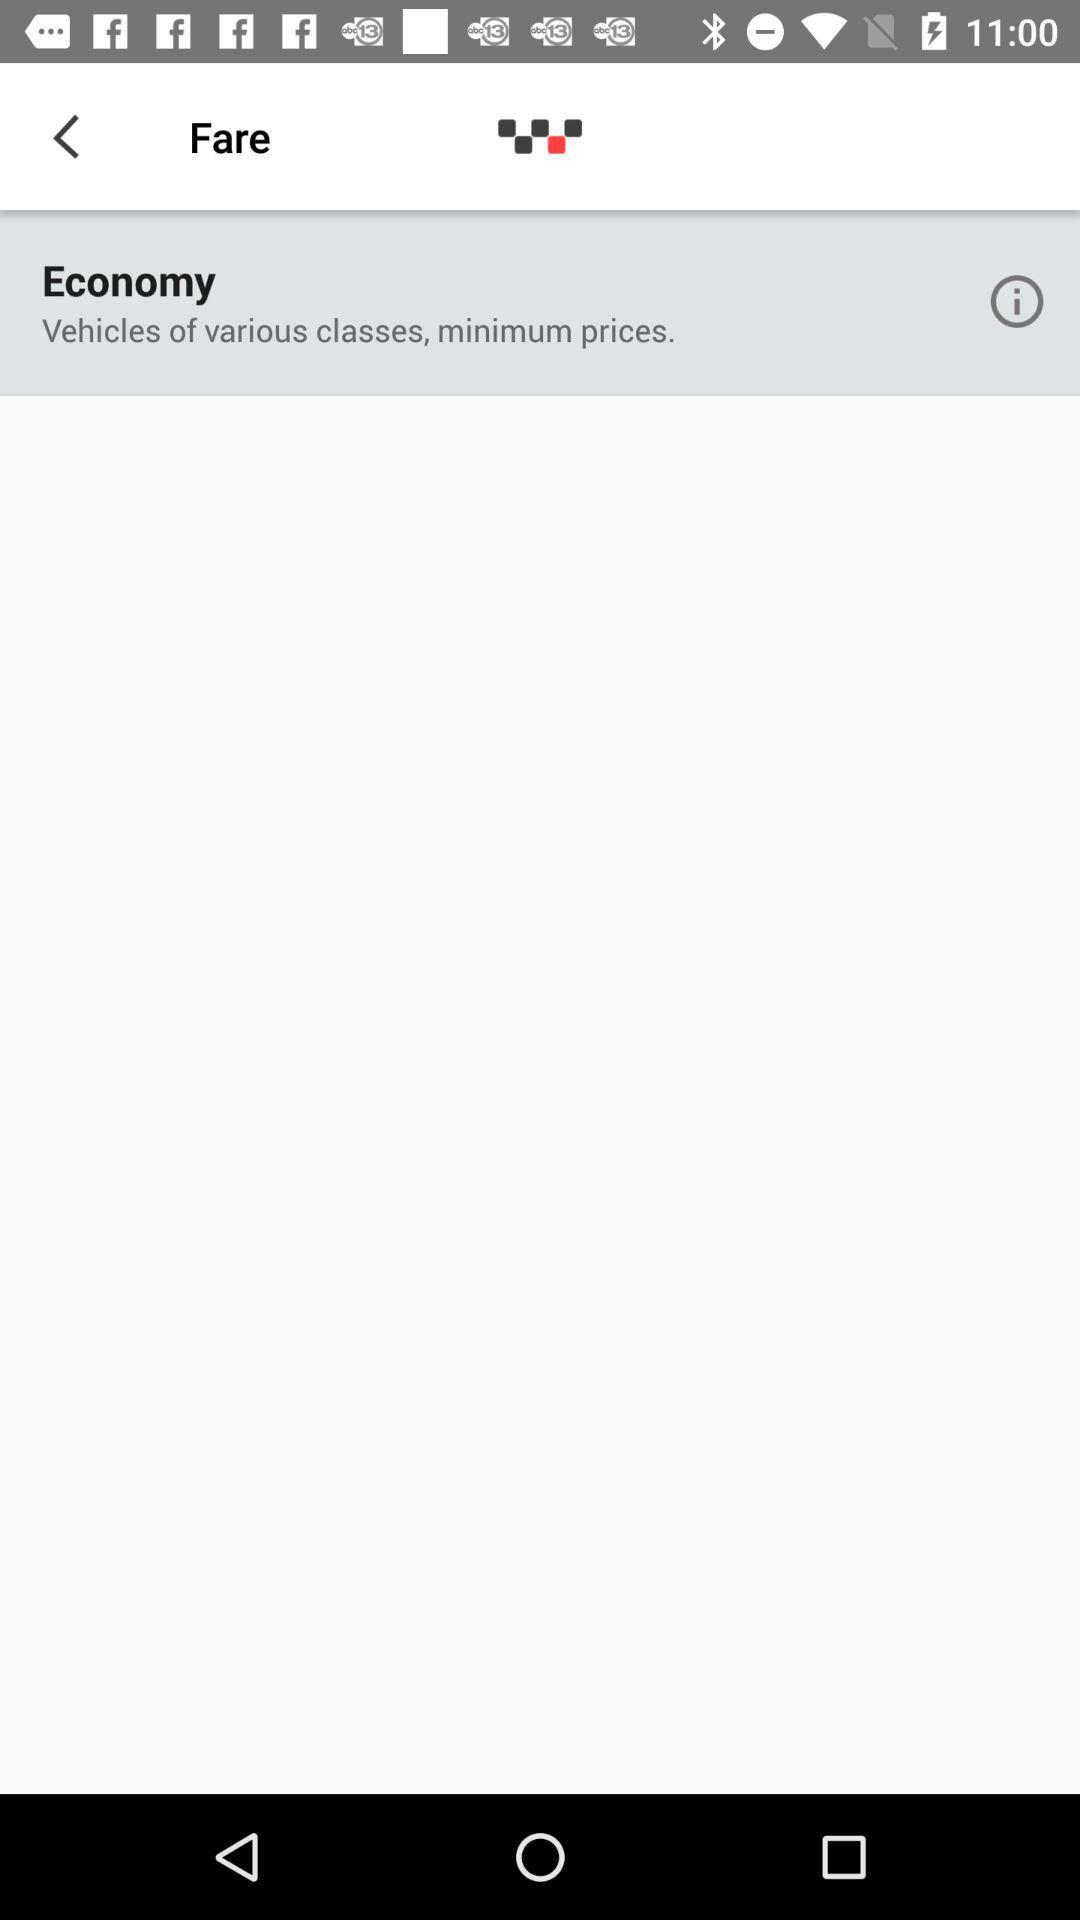  Describe the element at coordinates (72, 135) in the screenshot. I see `the icon above the economy item` at that location.